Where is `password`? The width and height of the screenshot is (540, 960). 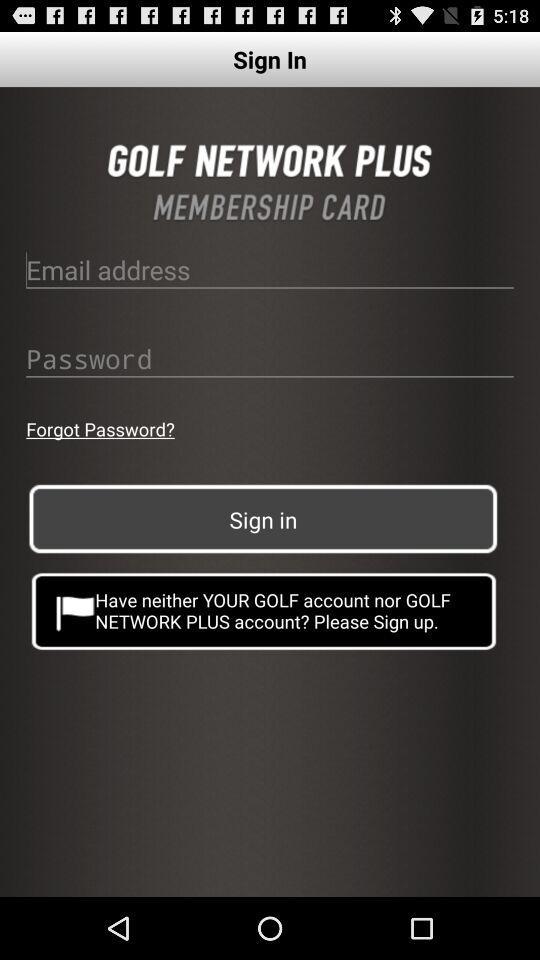
password is located at coordinates (270, 358).